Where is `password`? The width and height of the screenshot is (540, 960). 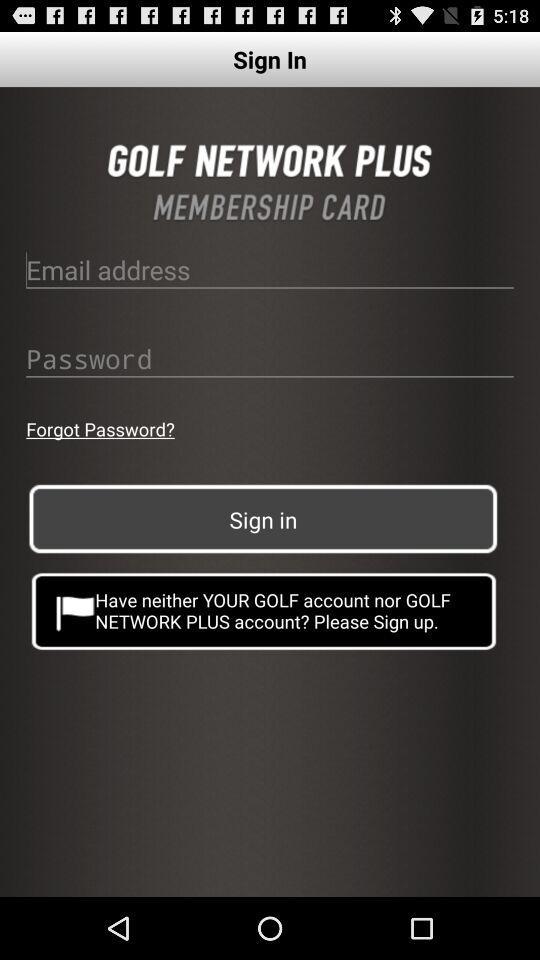
password is located at coordinates (270, 358).